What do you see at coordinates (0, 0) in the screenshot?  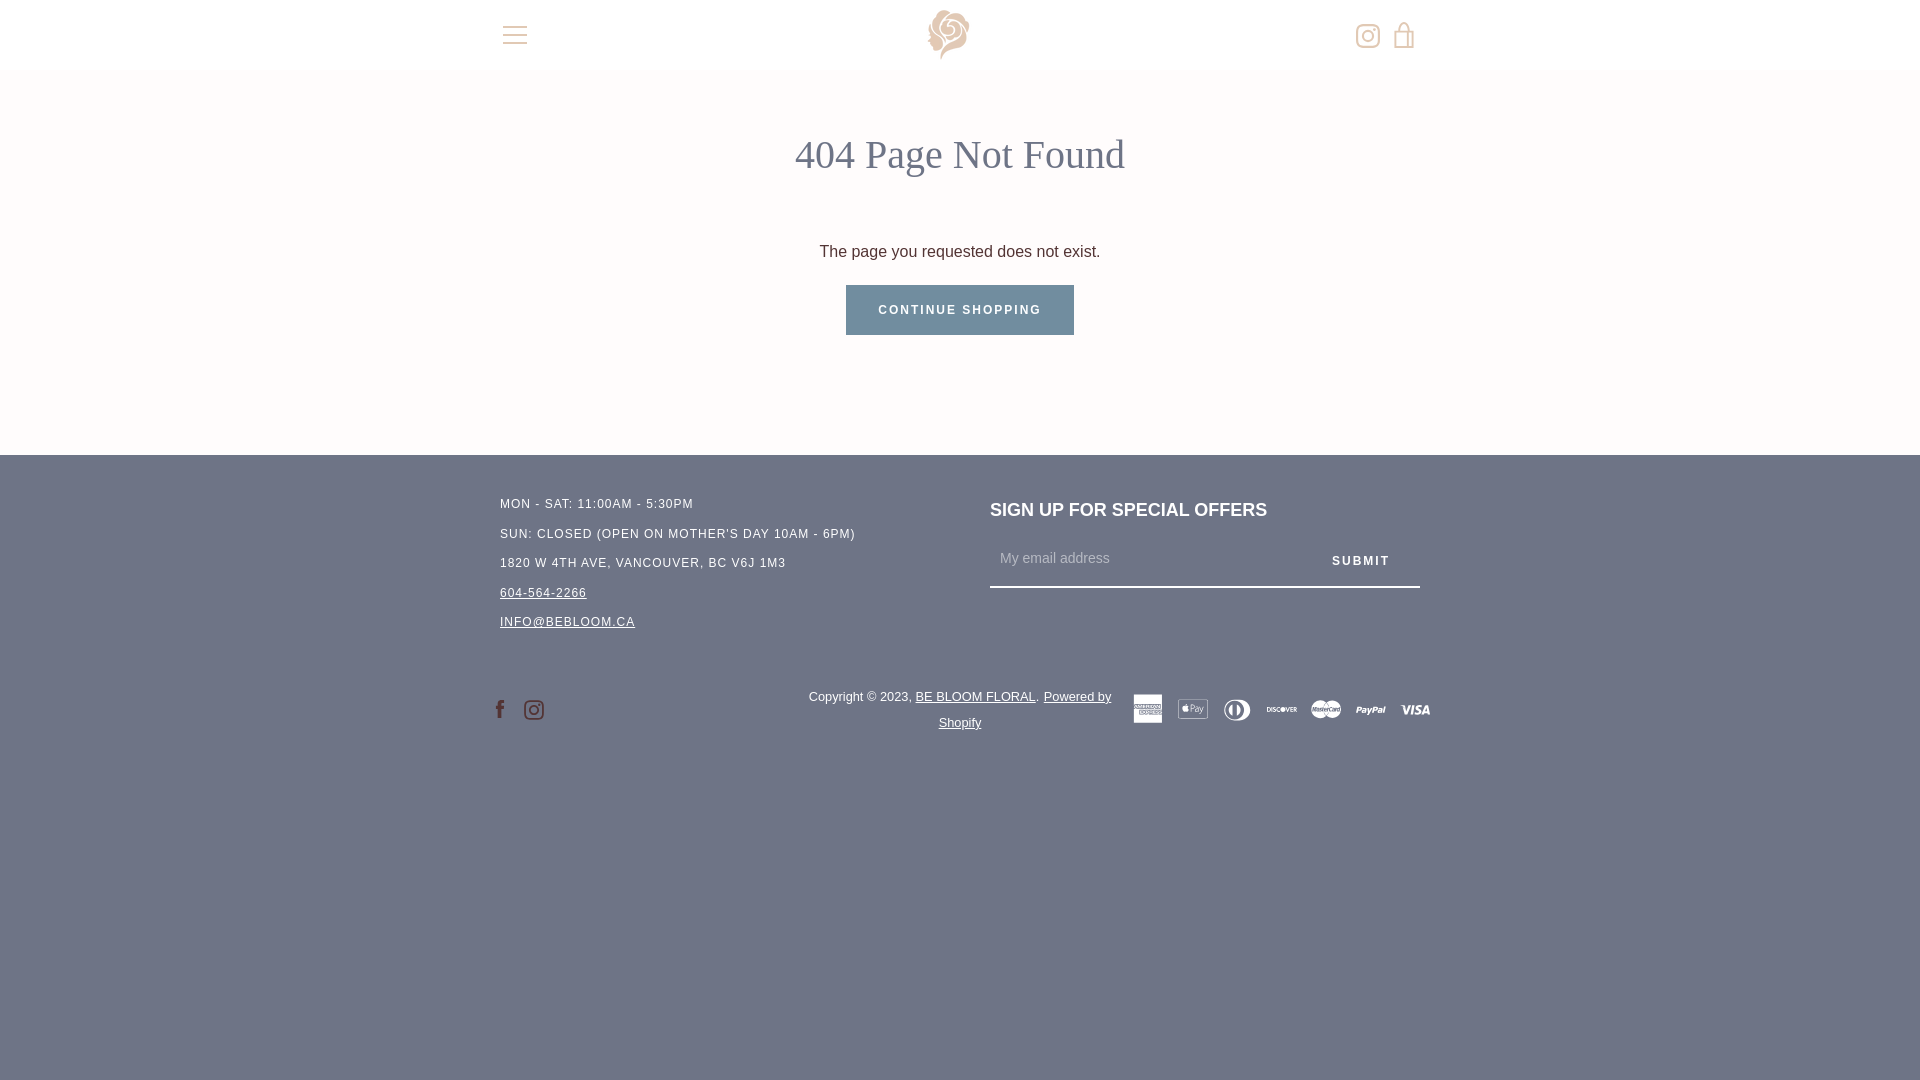 I see `'Skip to content'` at bounding box center [0, 0].